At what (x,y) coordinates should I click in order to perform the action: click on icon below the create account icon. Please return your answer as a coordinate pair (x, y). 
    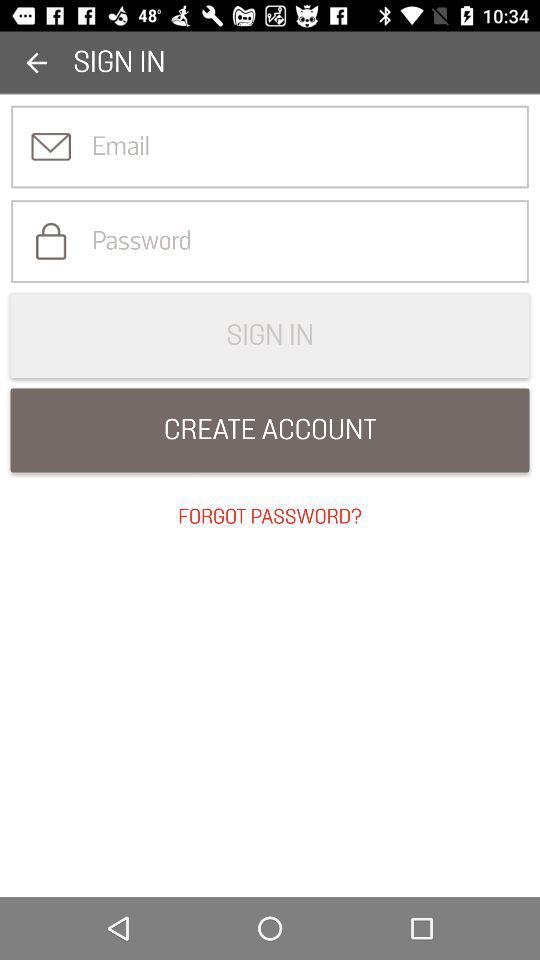
    Looking at the image, I should click on (270, 516).